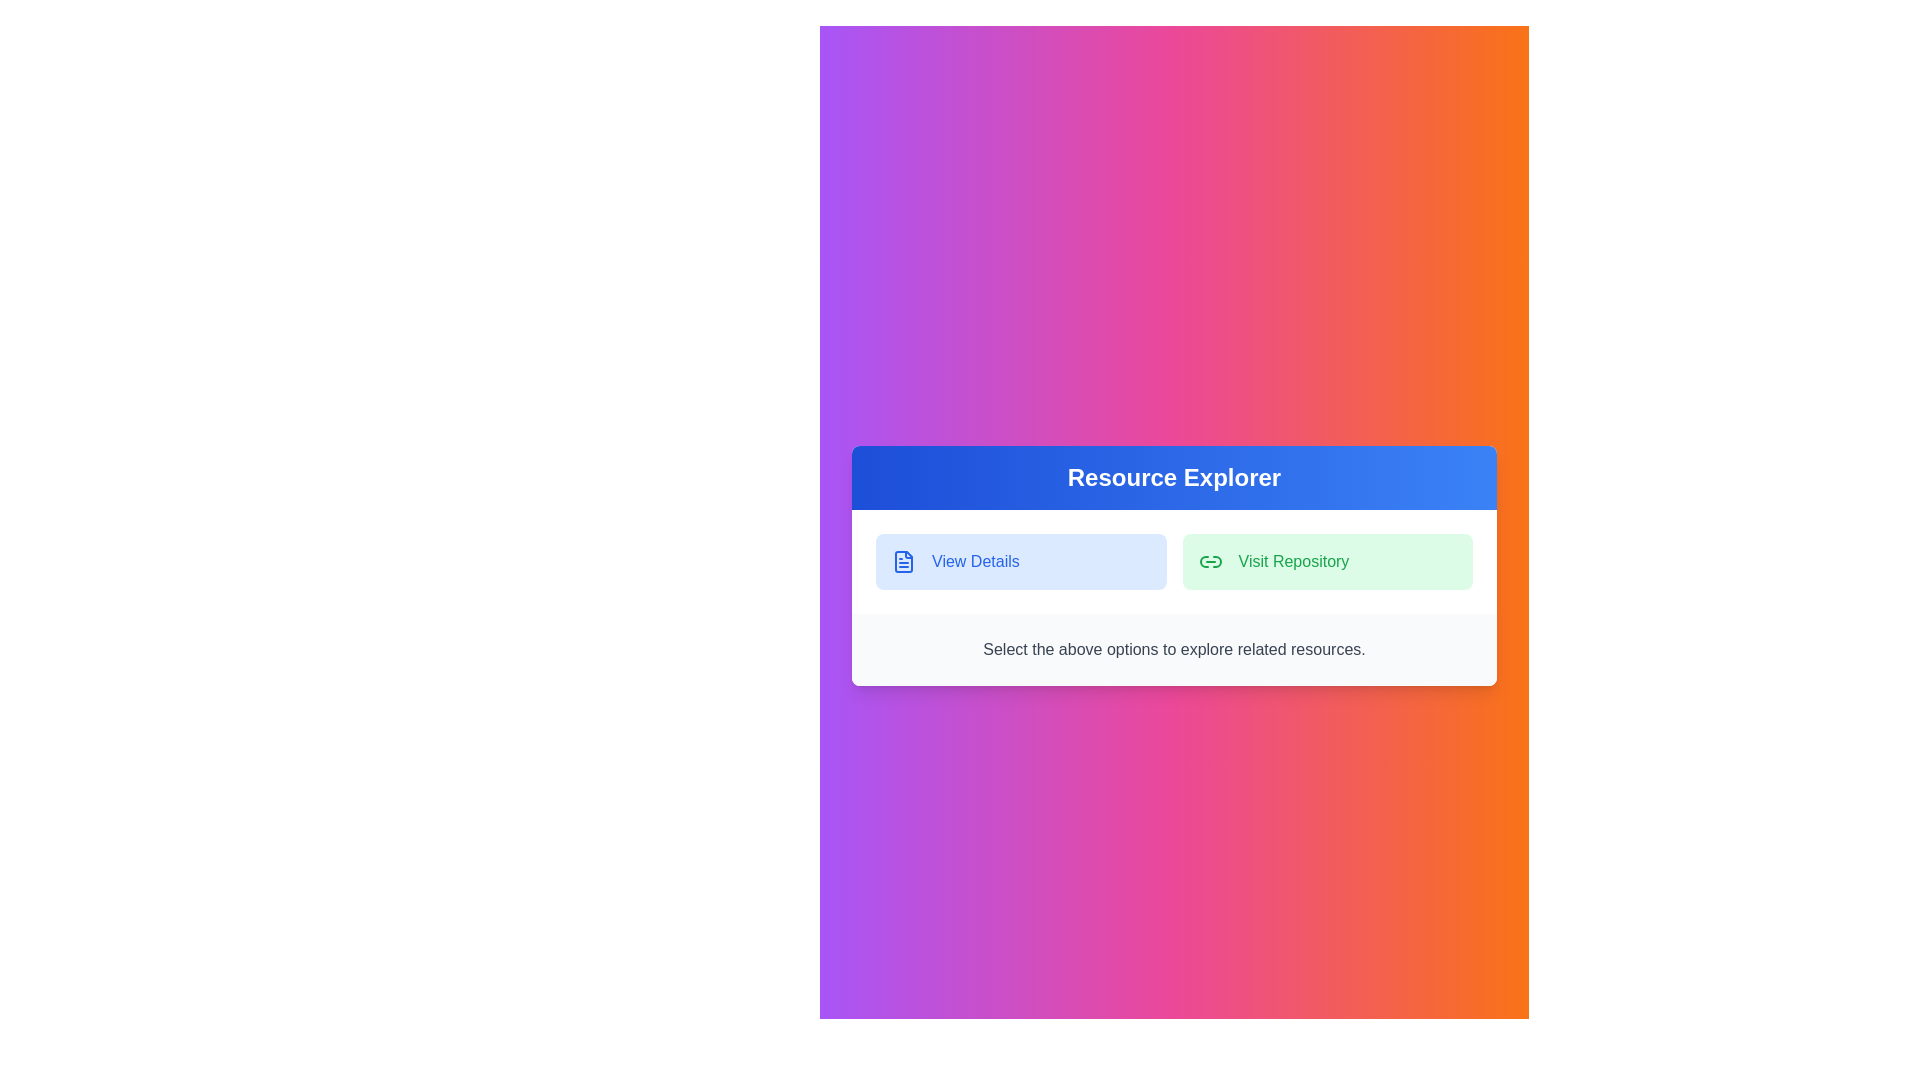 This screenshot has height=1080, width=1920. Describe the element at coordinates (1327, 562) in the screenshot. I see `the button located on the right side of the grid layout, adjacent to the 'View Details' button` at that location.